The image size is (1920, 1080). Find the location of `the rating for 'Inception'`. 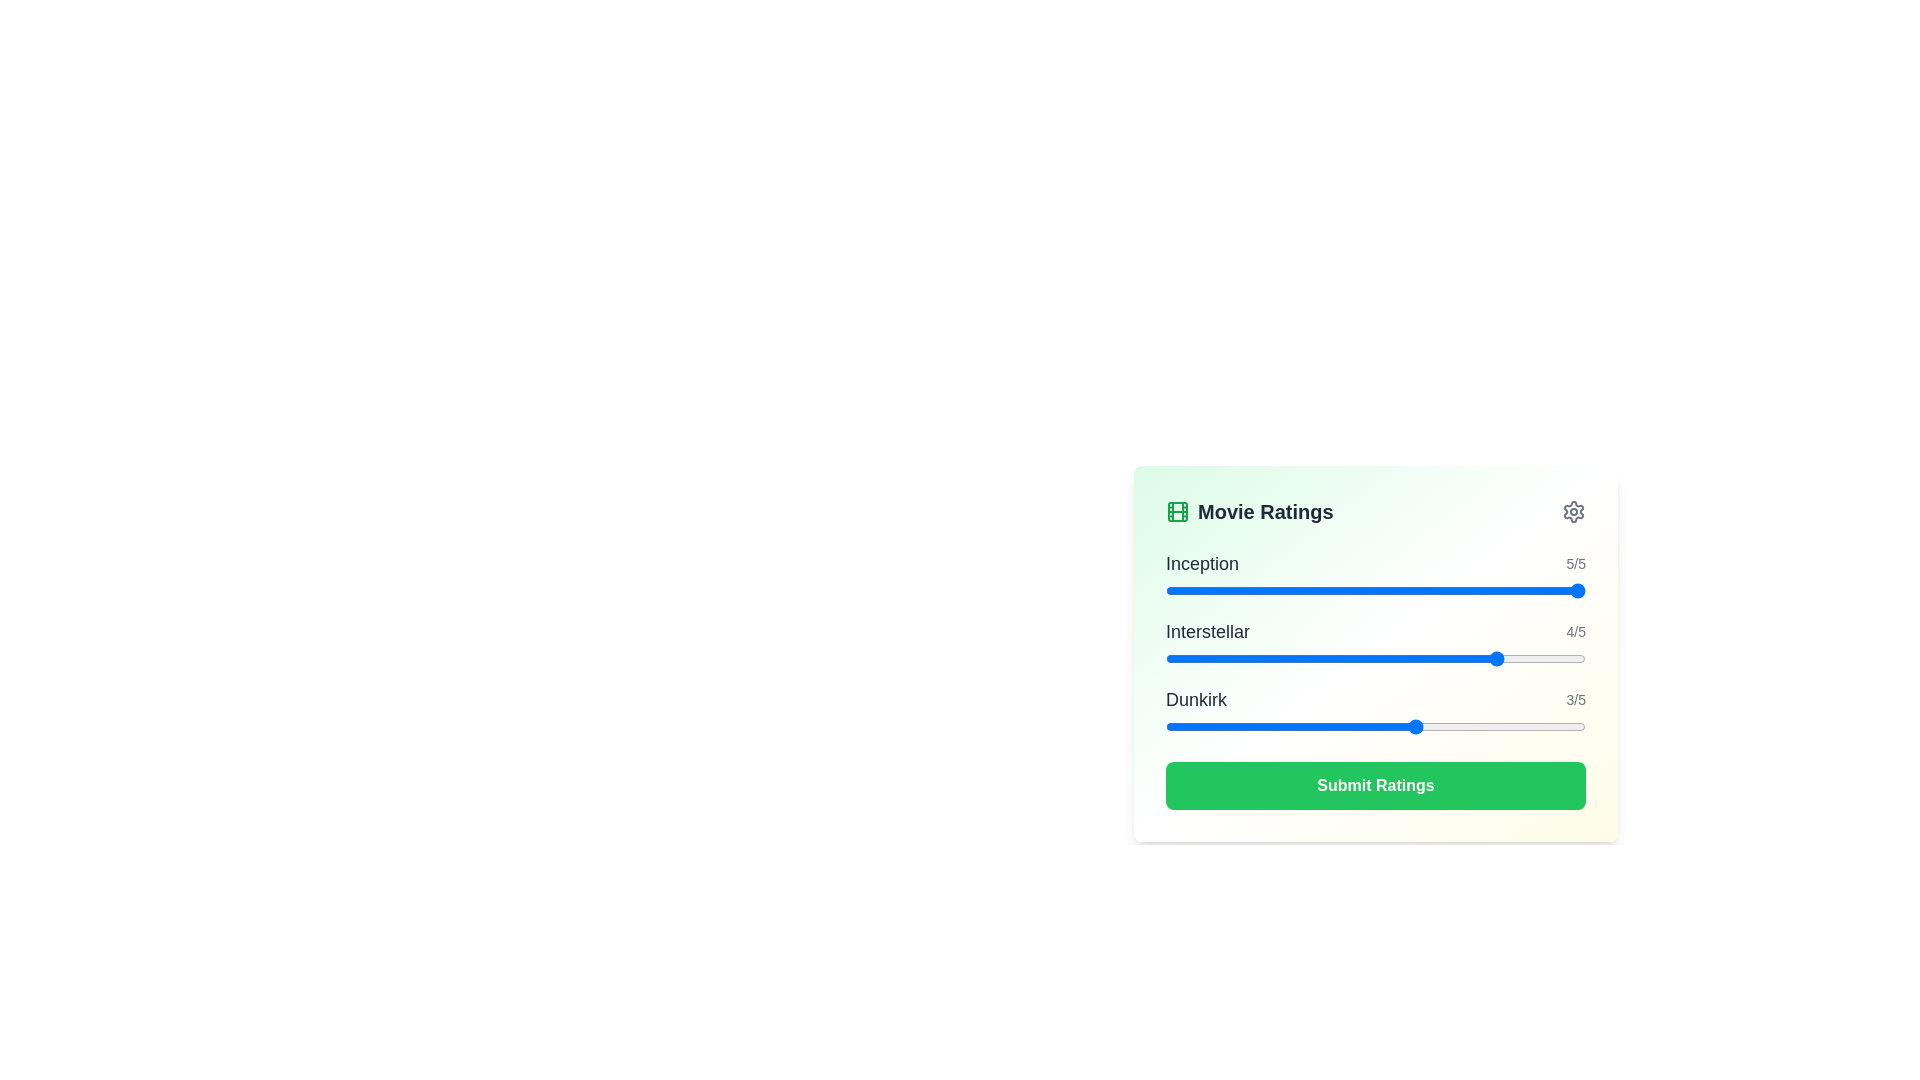

the rating for 'Inception' is located at coordinates (1334, 589).